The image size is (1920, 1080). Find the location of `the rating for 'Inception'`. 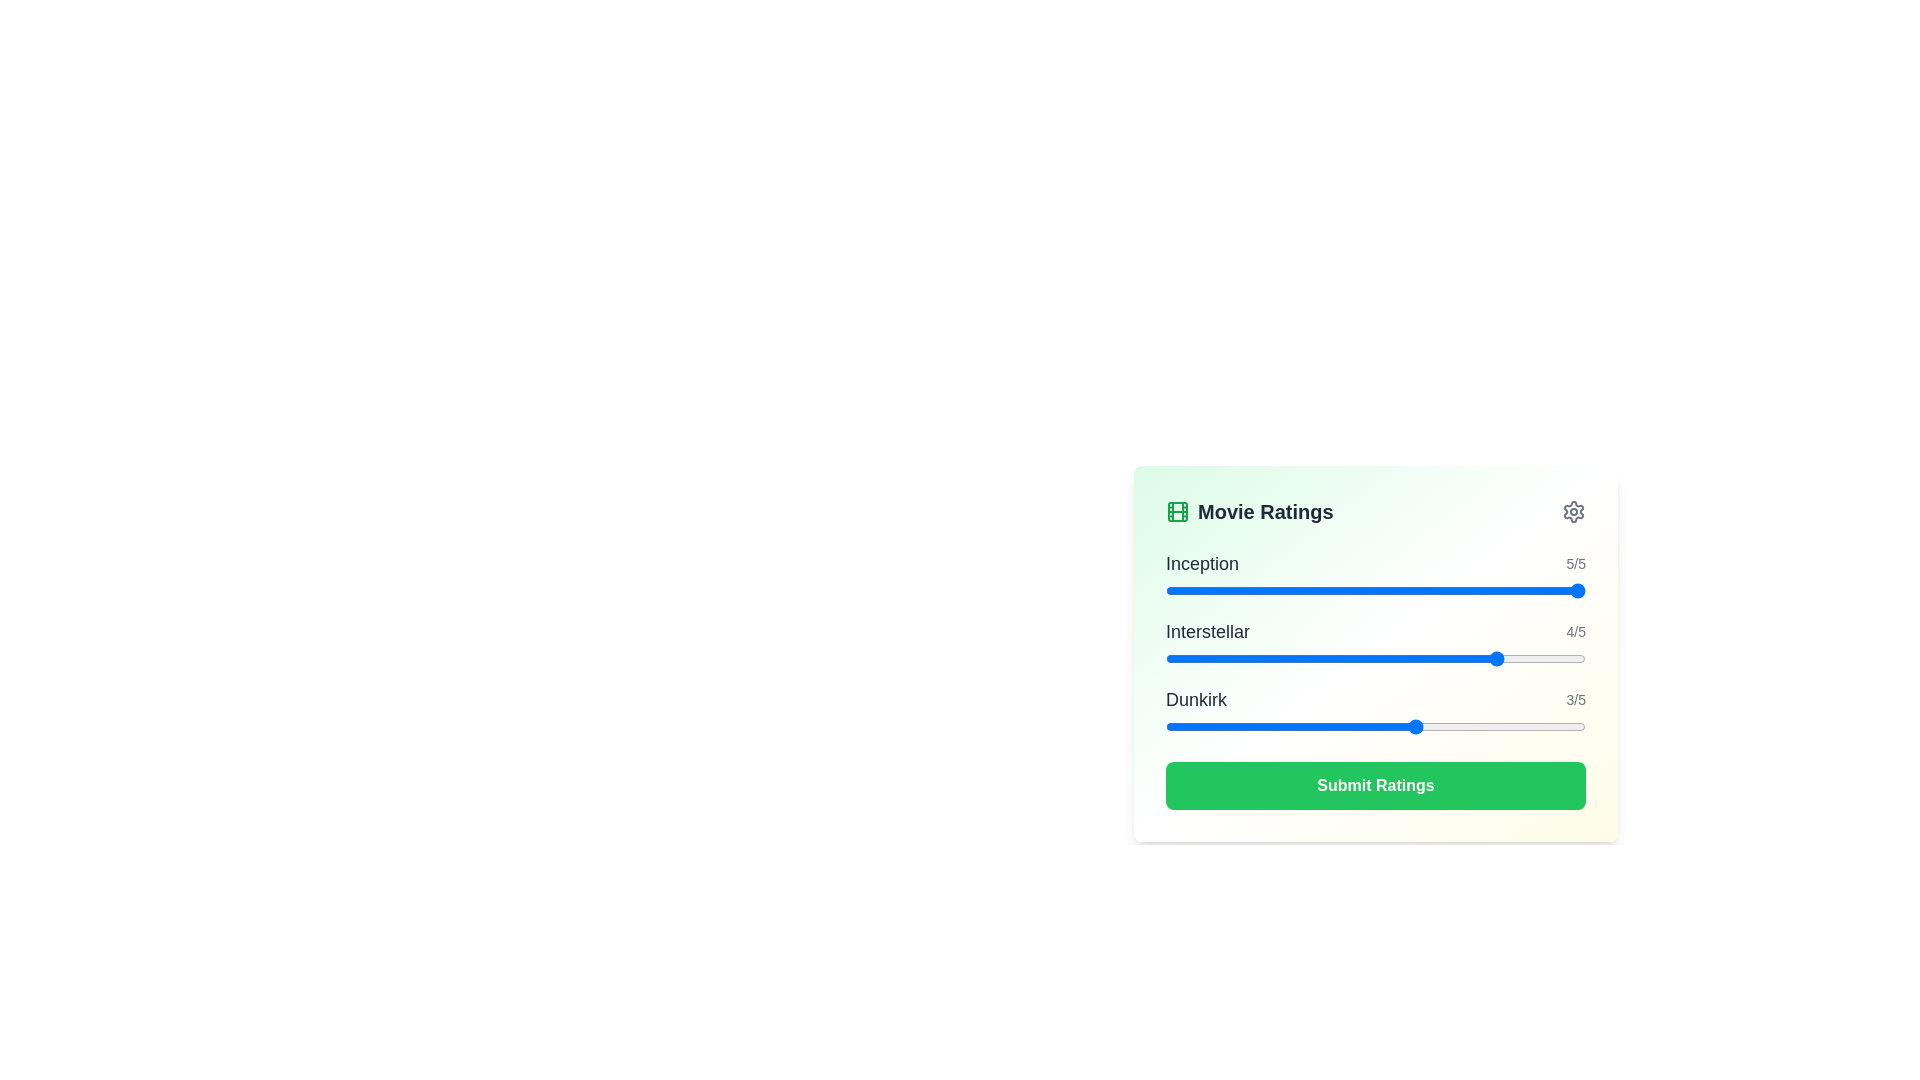

the rating for 'Inception' is located at coordinates (1334, 589).